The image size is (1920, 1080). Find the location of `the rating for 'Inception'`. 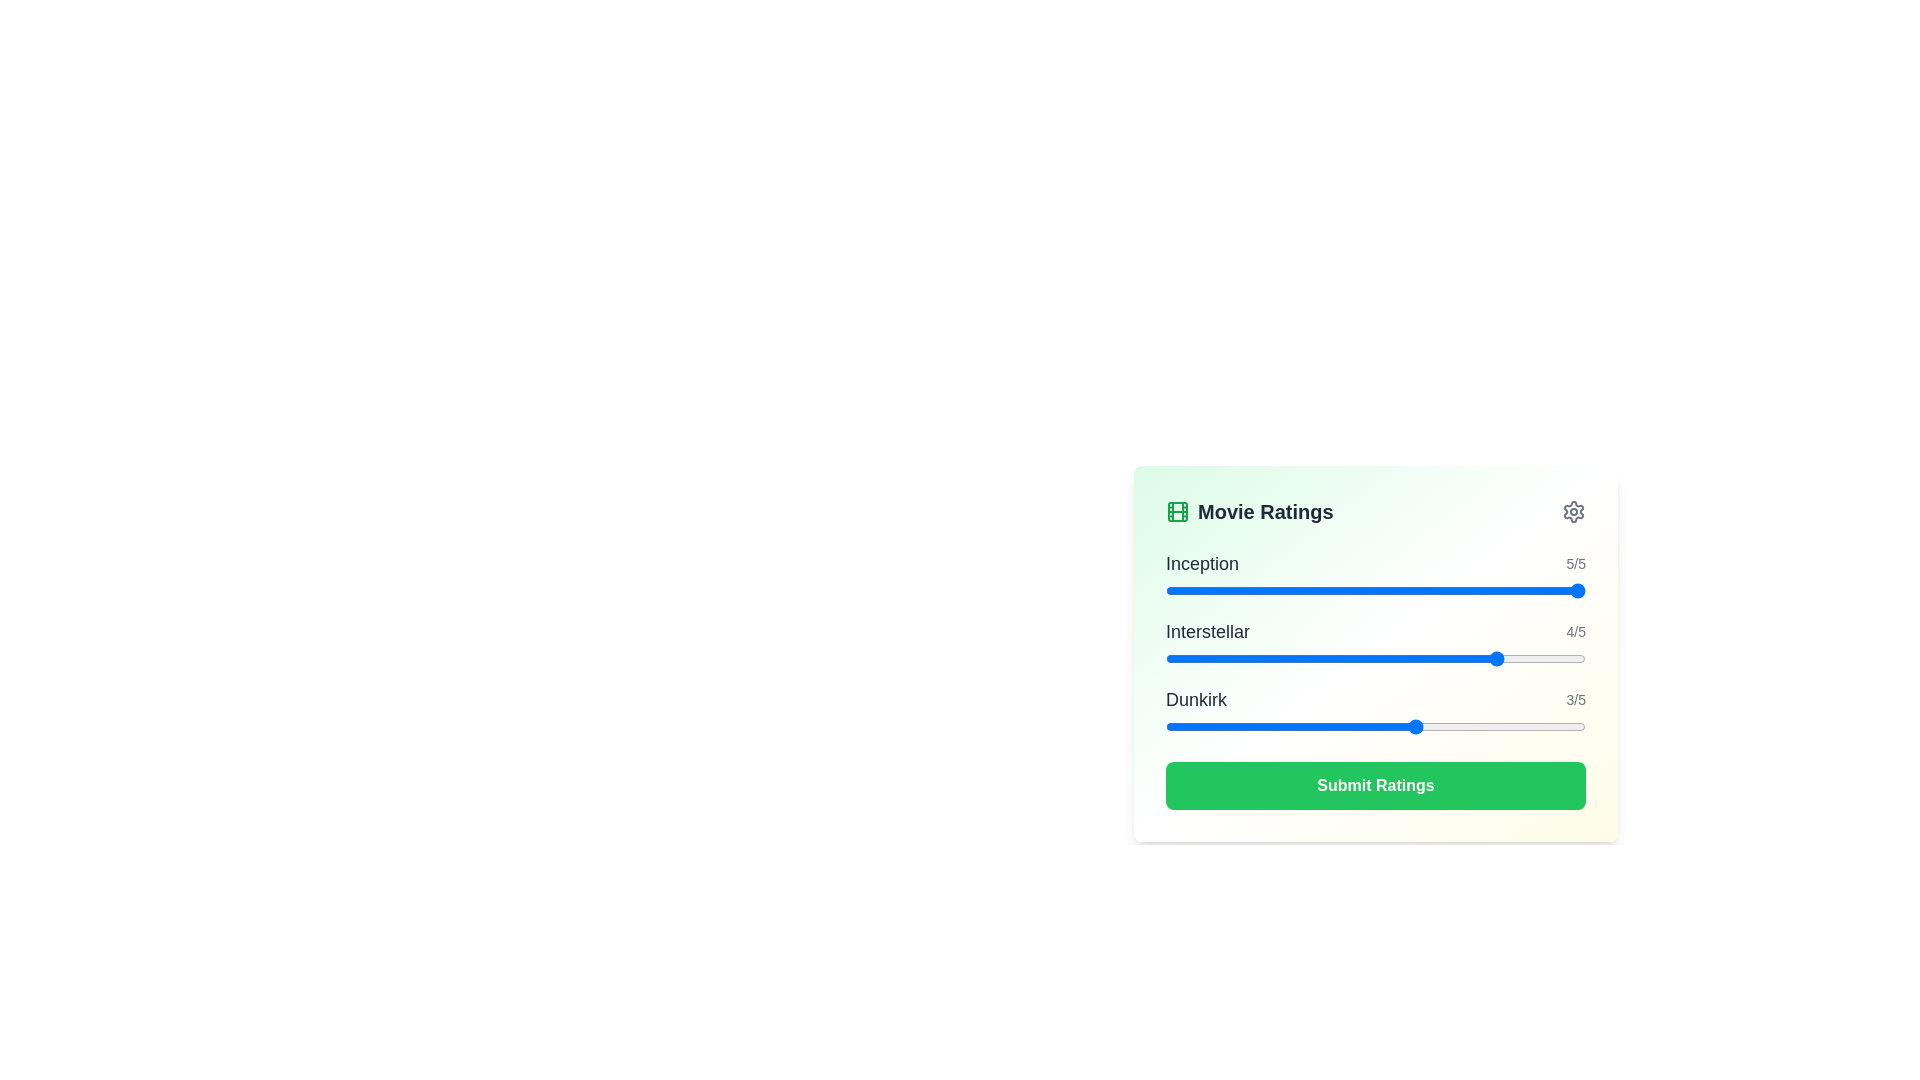

the rating for 'Inception' is located at coordinates (1334, 589).